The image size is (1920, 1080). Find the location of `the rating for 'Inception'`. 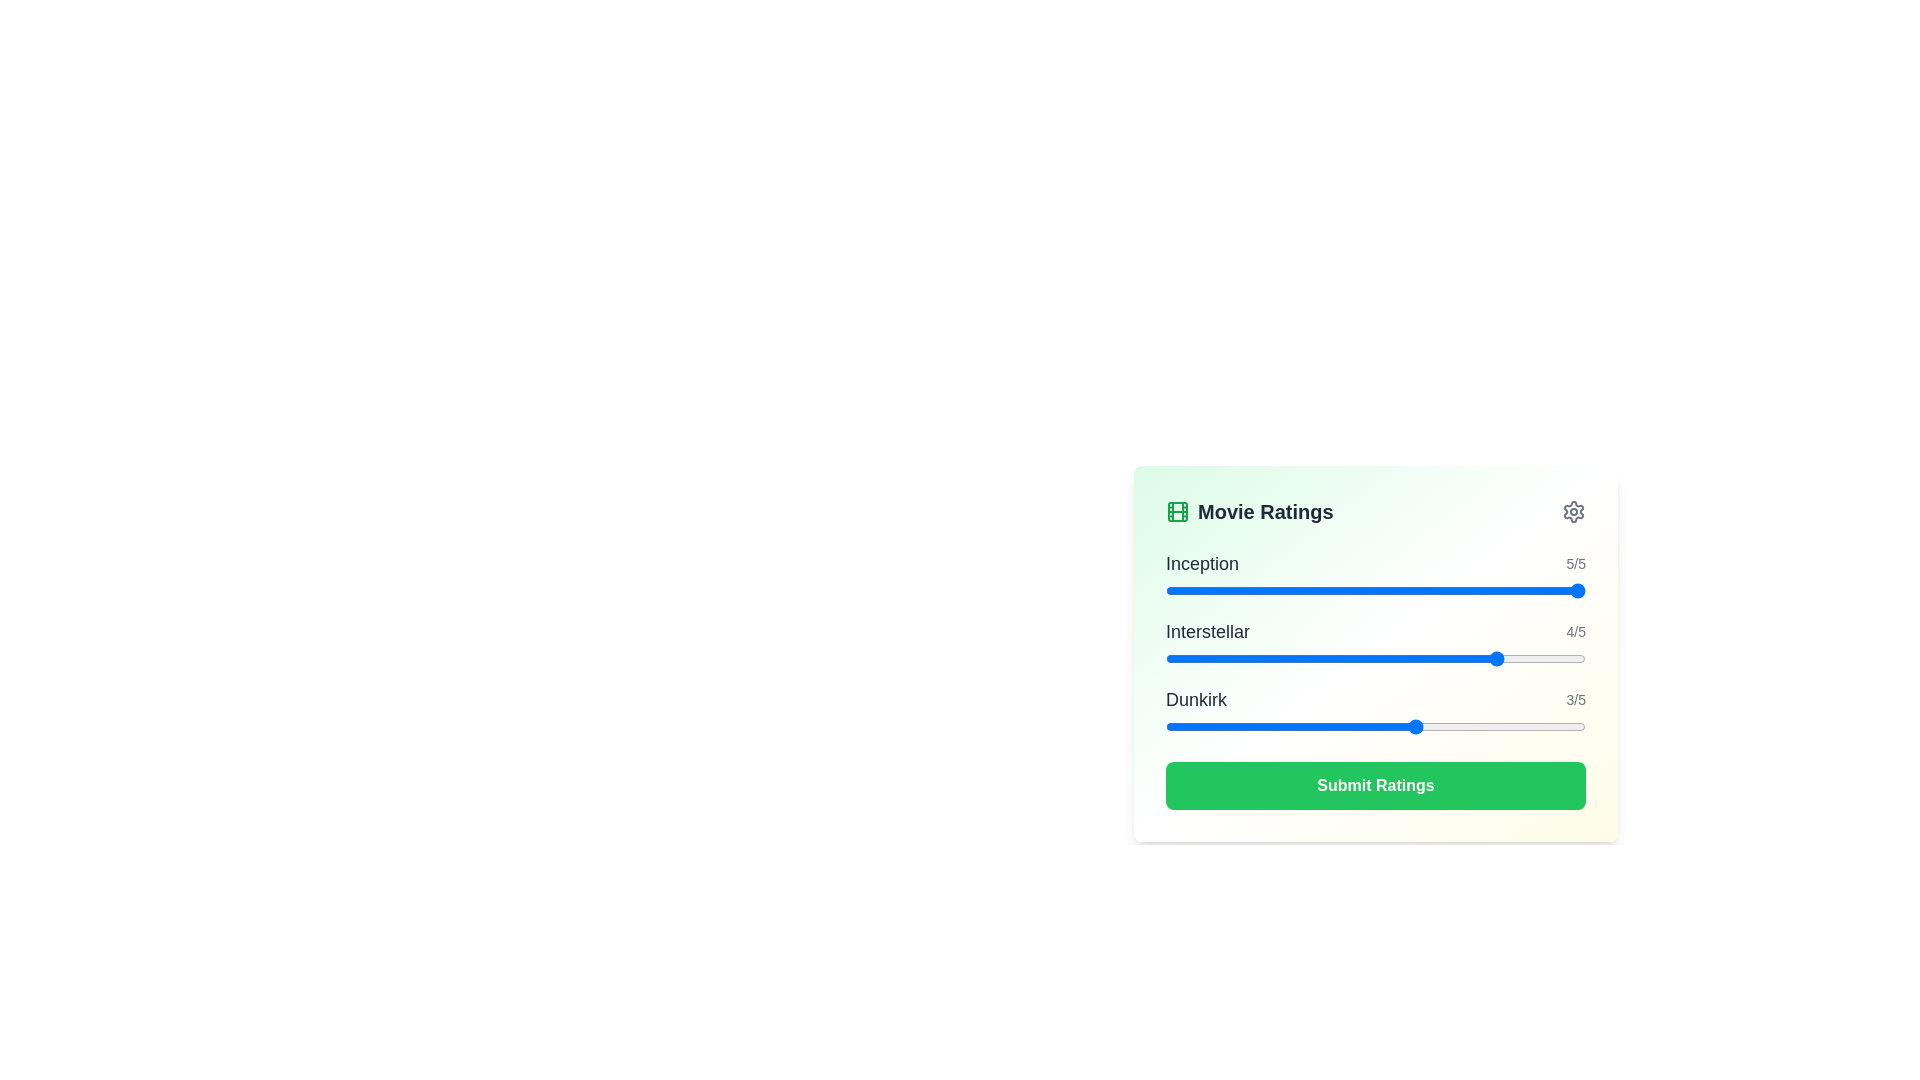

the rating for 'Inception' is located at coordinates (1334, 589).